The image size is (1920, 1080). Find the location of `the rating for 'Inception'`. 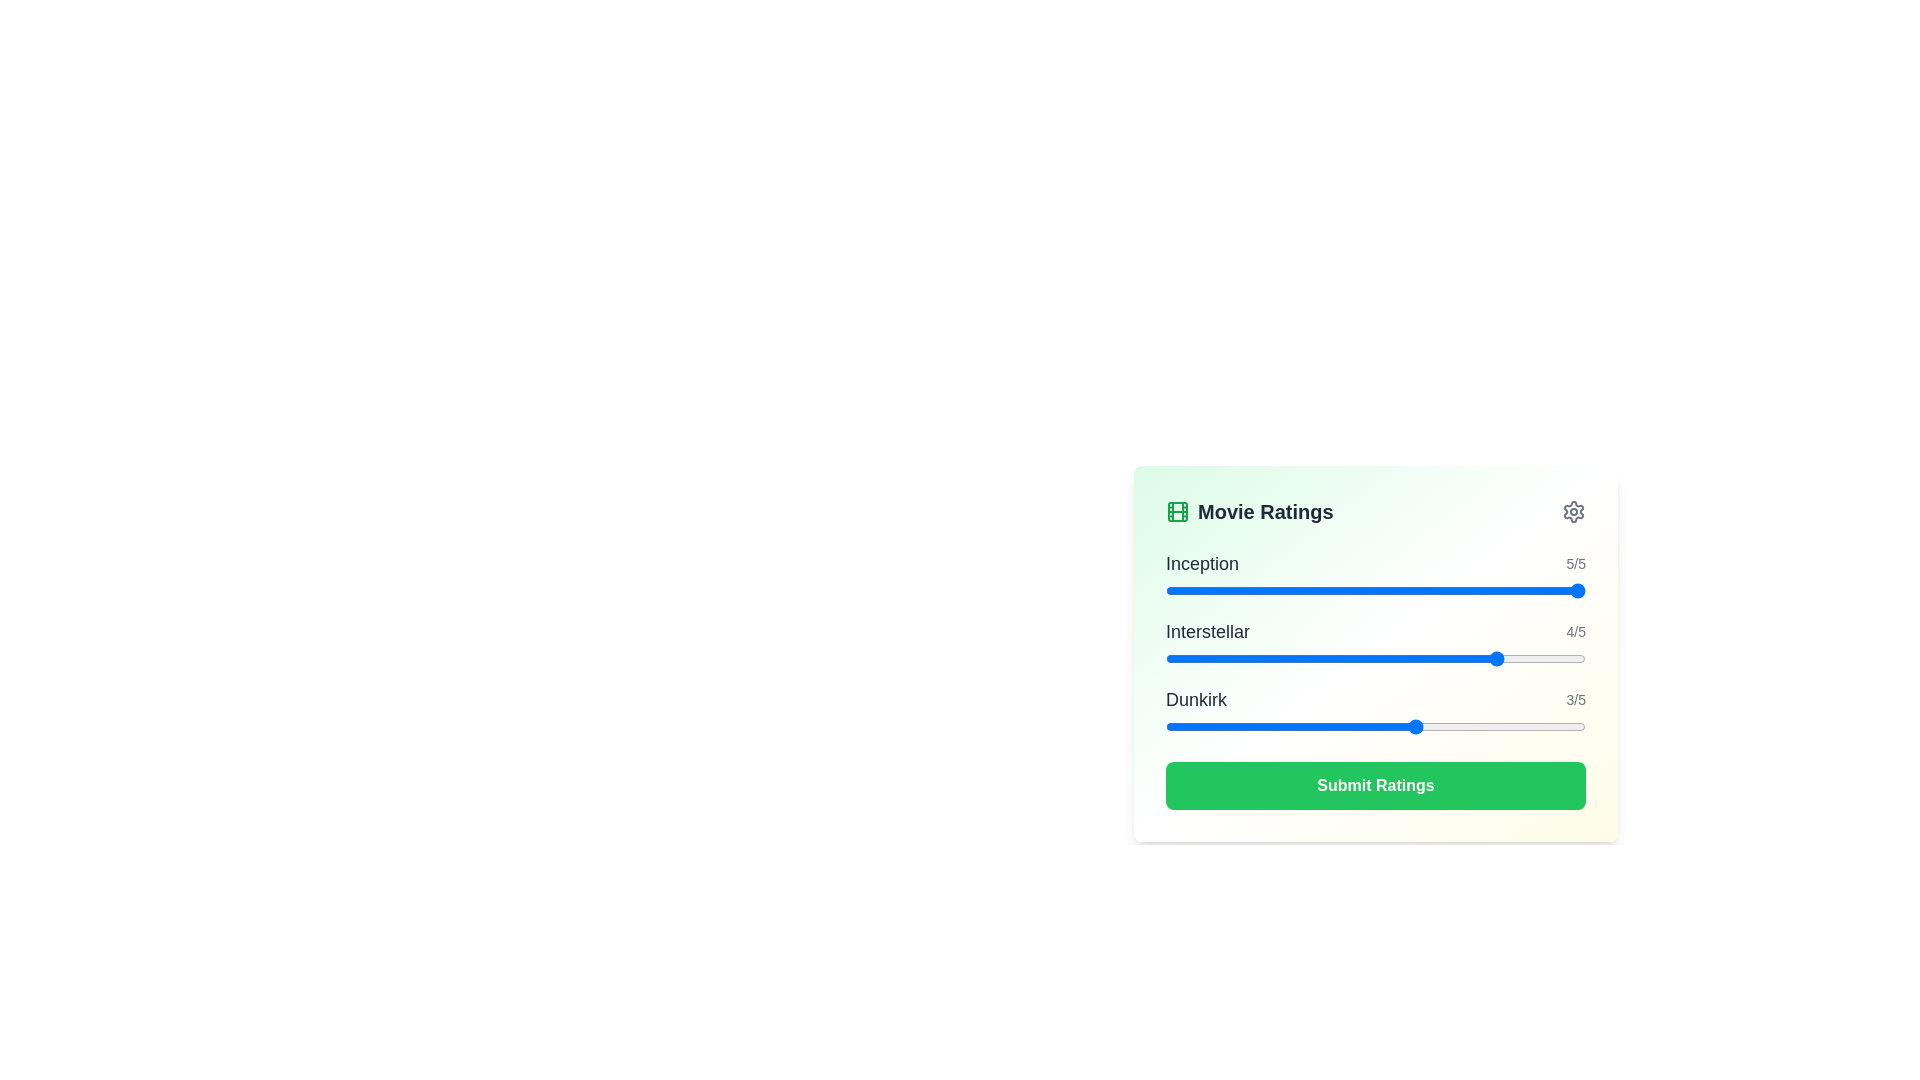

the rating for 'Inception' is located at coordinates (1334, 589).